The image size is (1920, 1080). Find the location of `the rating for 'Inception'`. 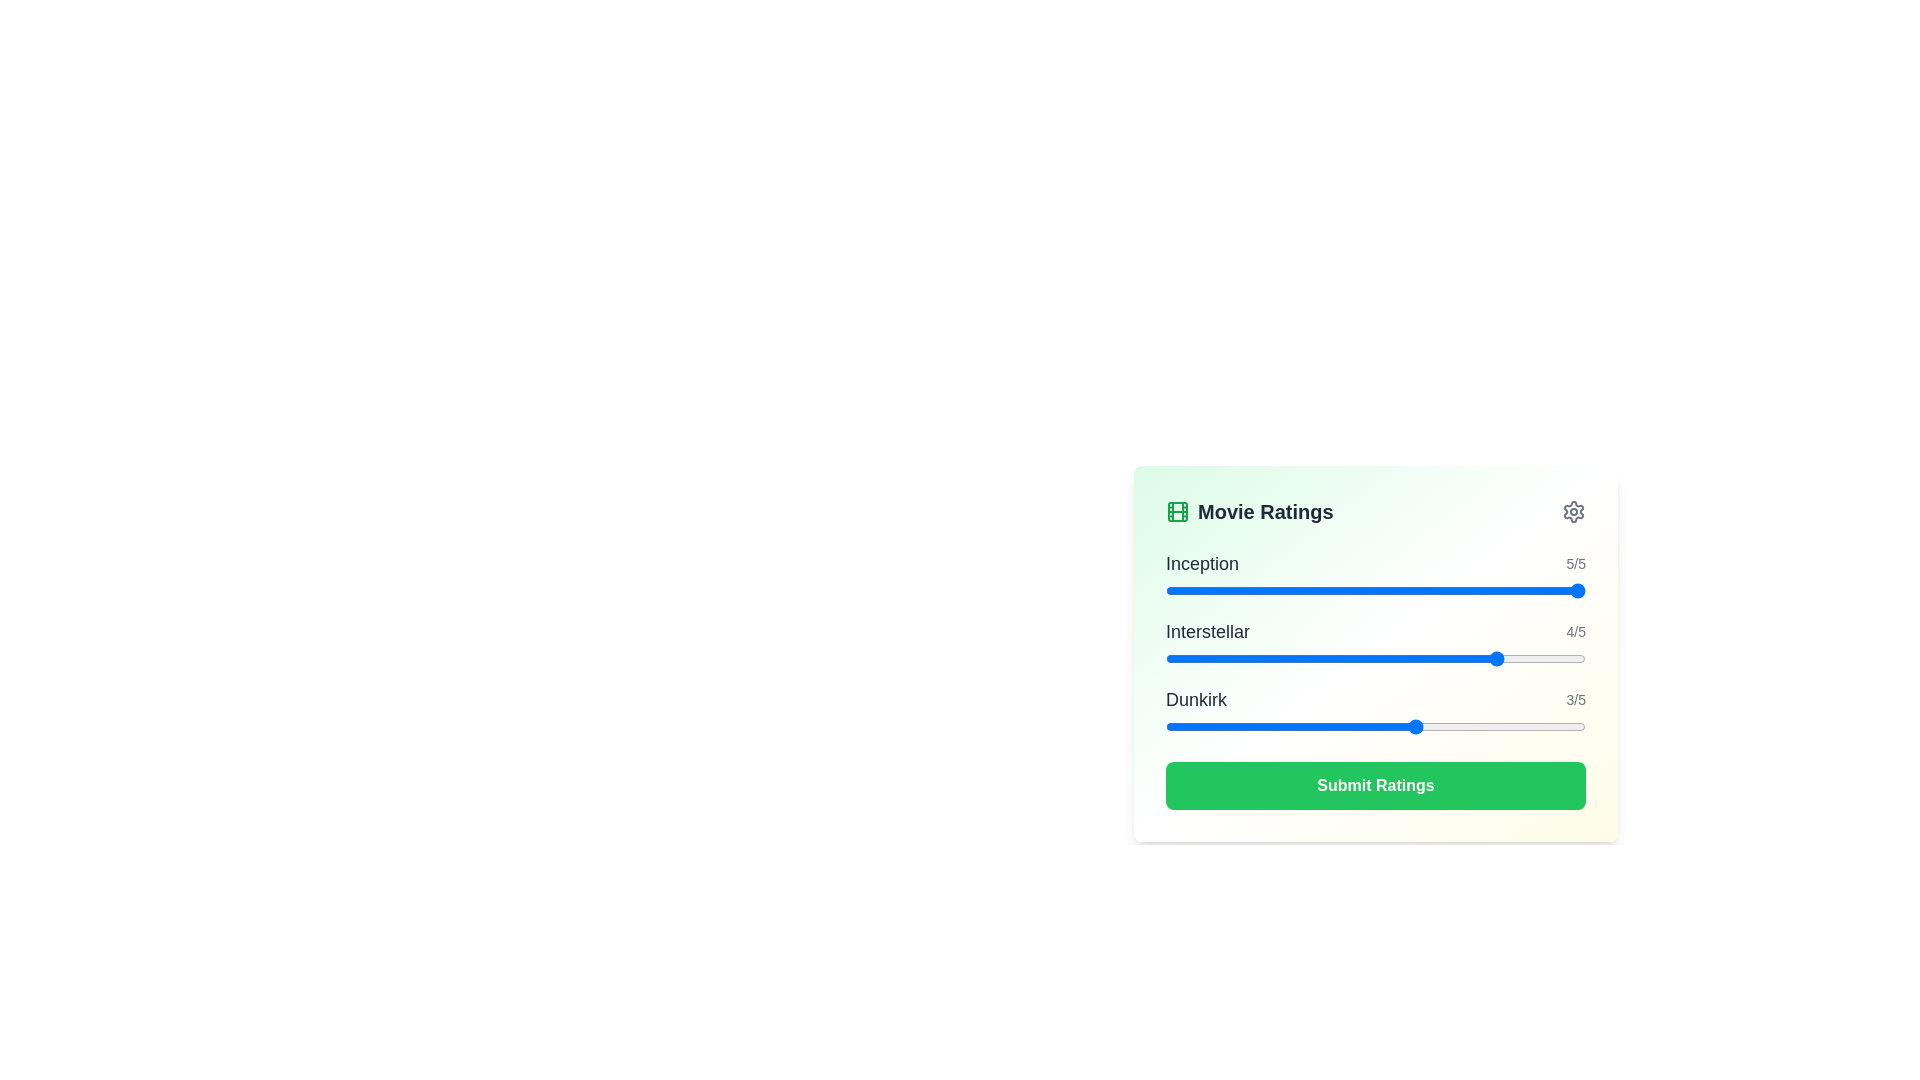

the rating for 'Inception' is located at coordinates (1334, 589).